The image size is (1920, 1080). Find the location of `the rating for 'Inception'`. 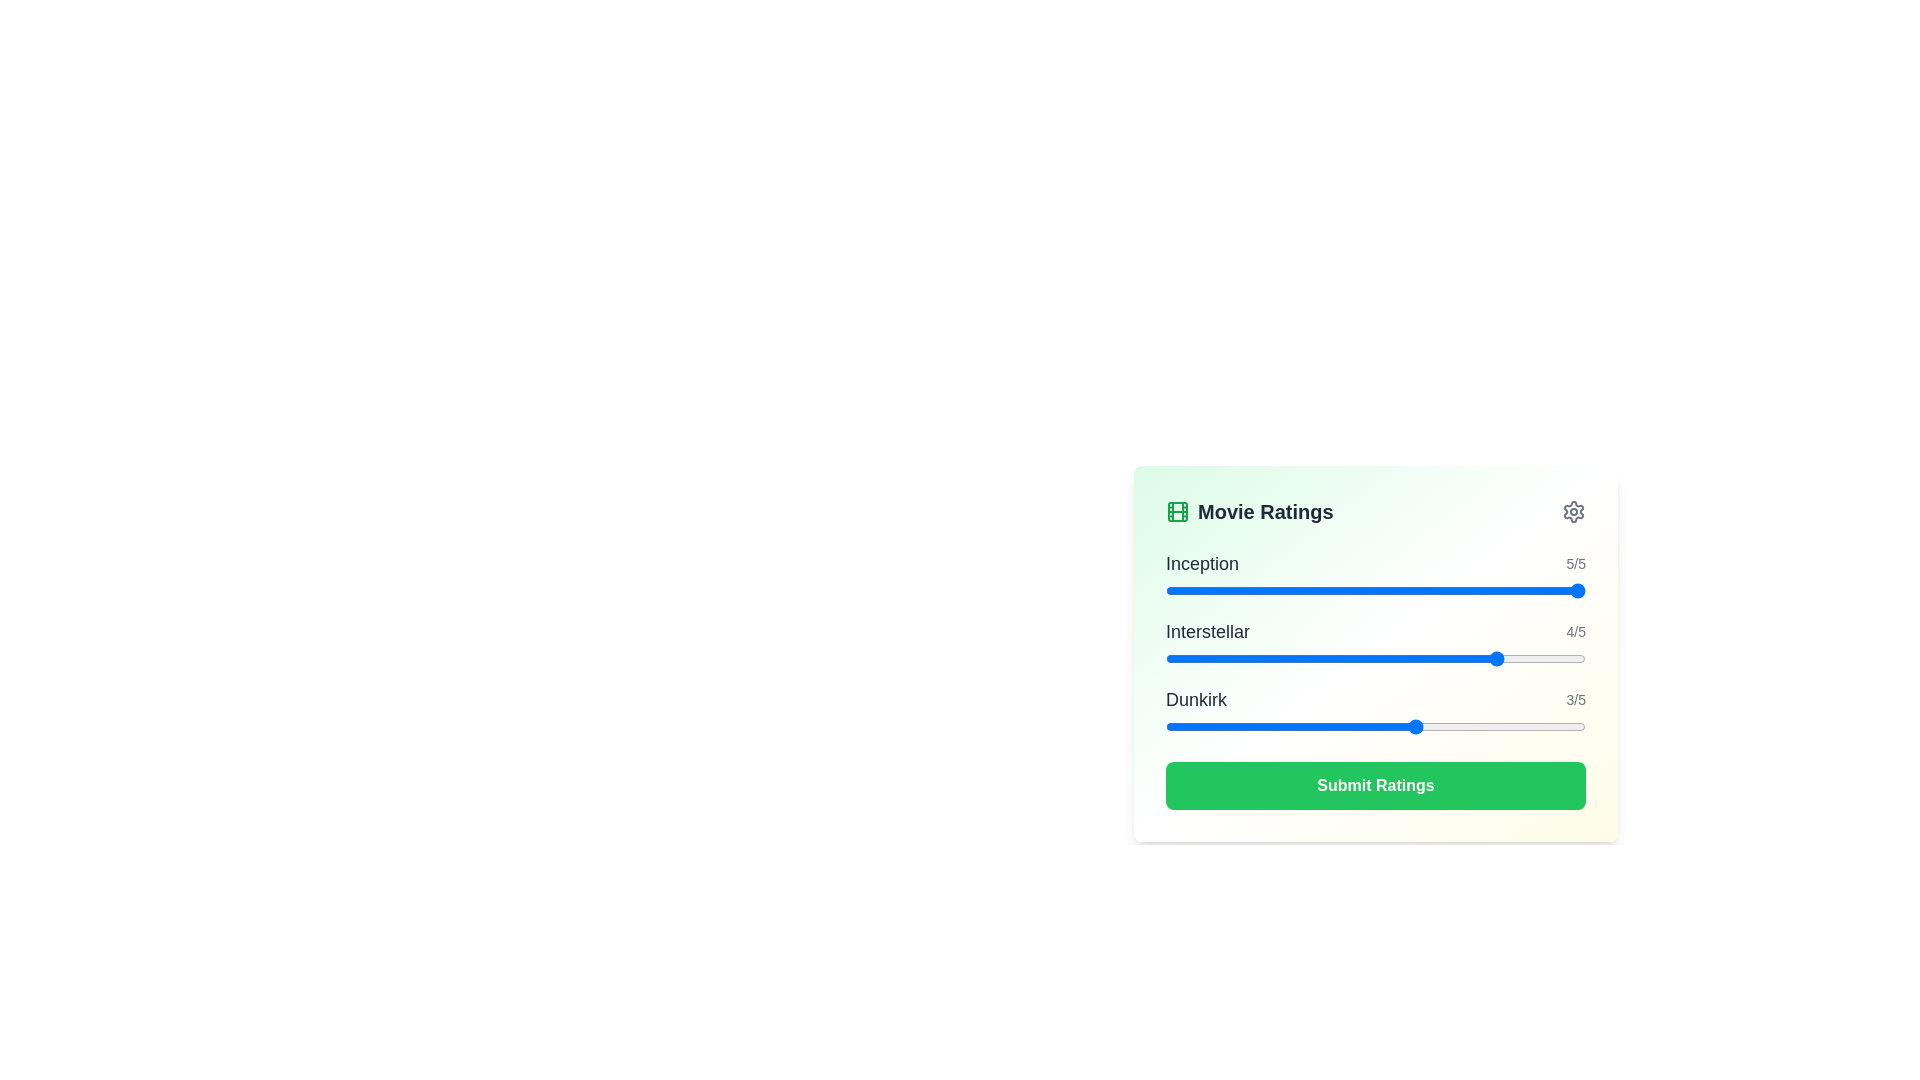

the rating for 'Inception' is located at coordinates (1334, 589).